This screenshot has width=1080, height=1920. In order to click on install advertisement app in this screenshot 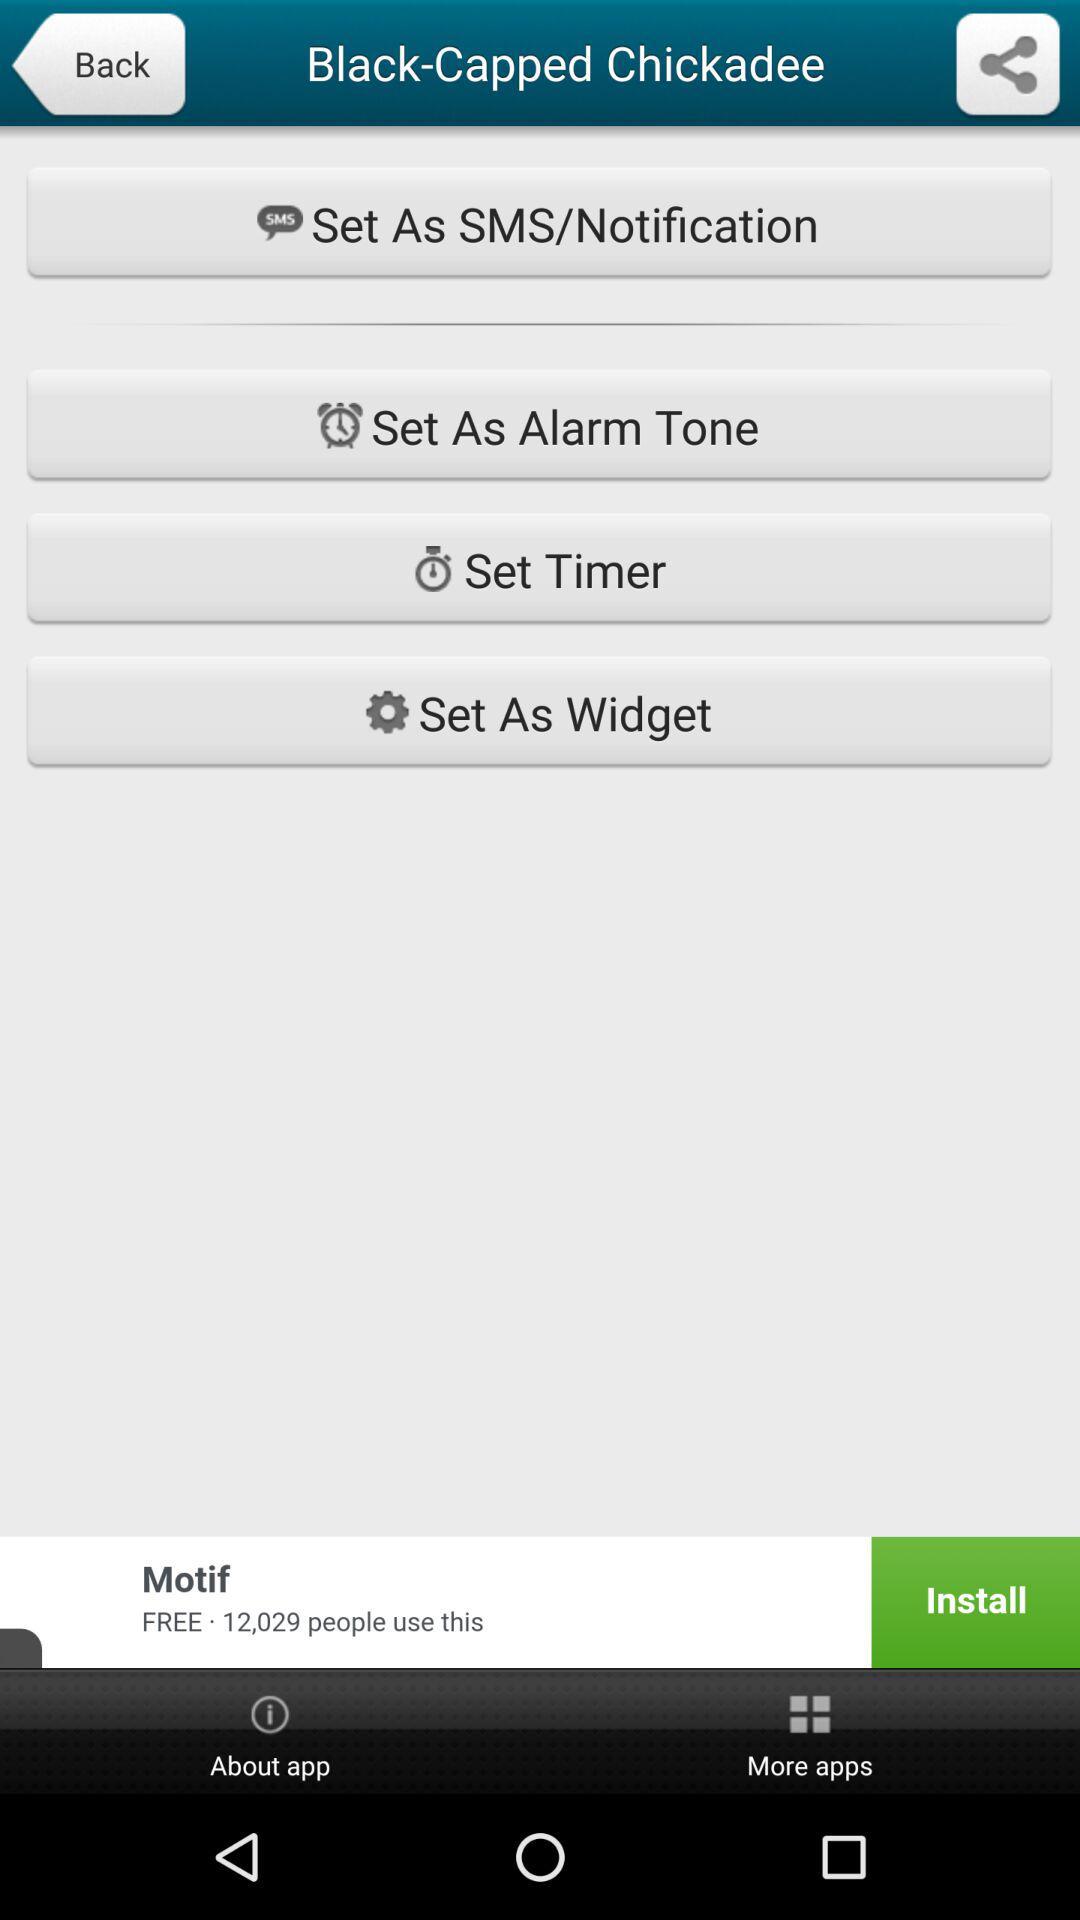, I will do `click(540, 1602)`.